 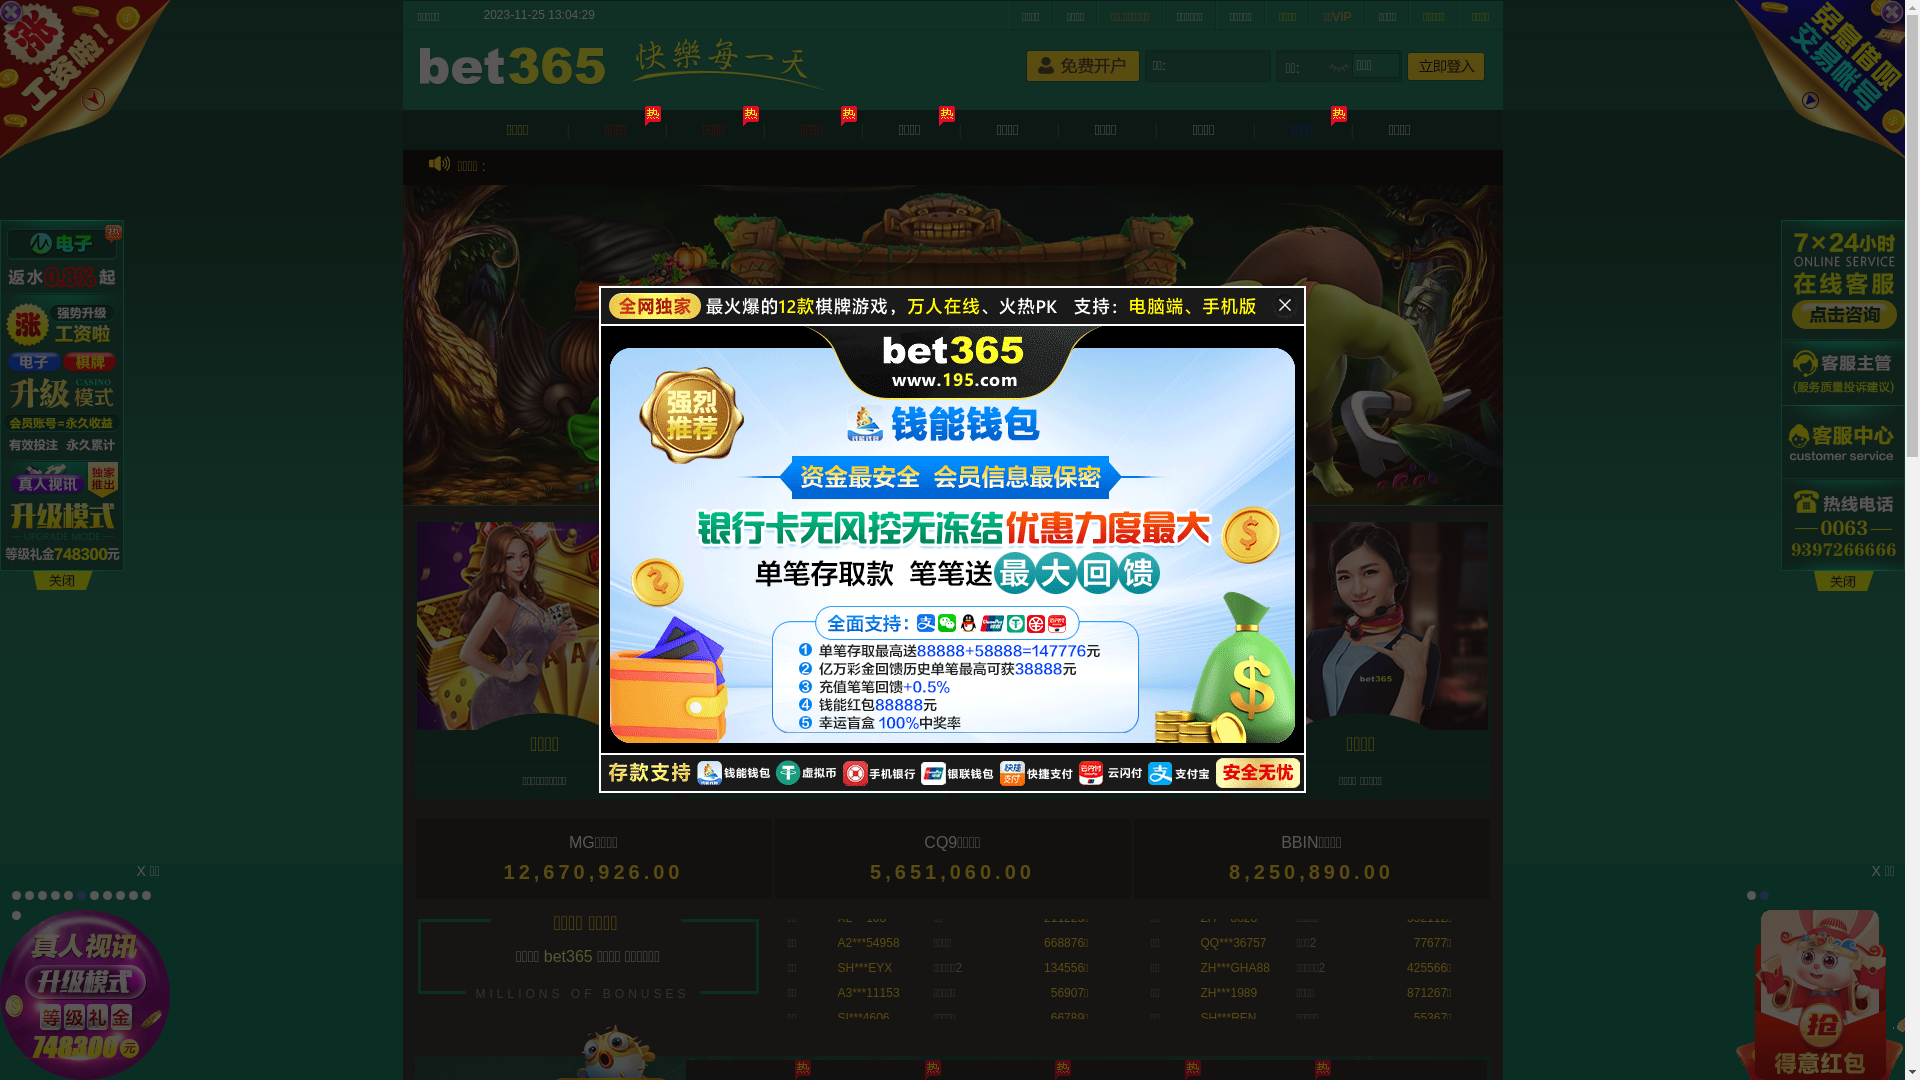 What do you see at coordinates (145, 894) in the screenshot?
I see `'11'` at bounding box center [145, 894].